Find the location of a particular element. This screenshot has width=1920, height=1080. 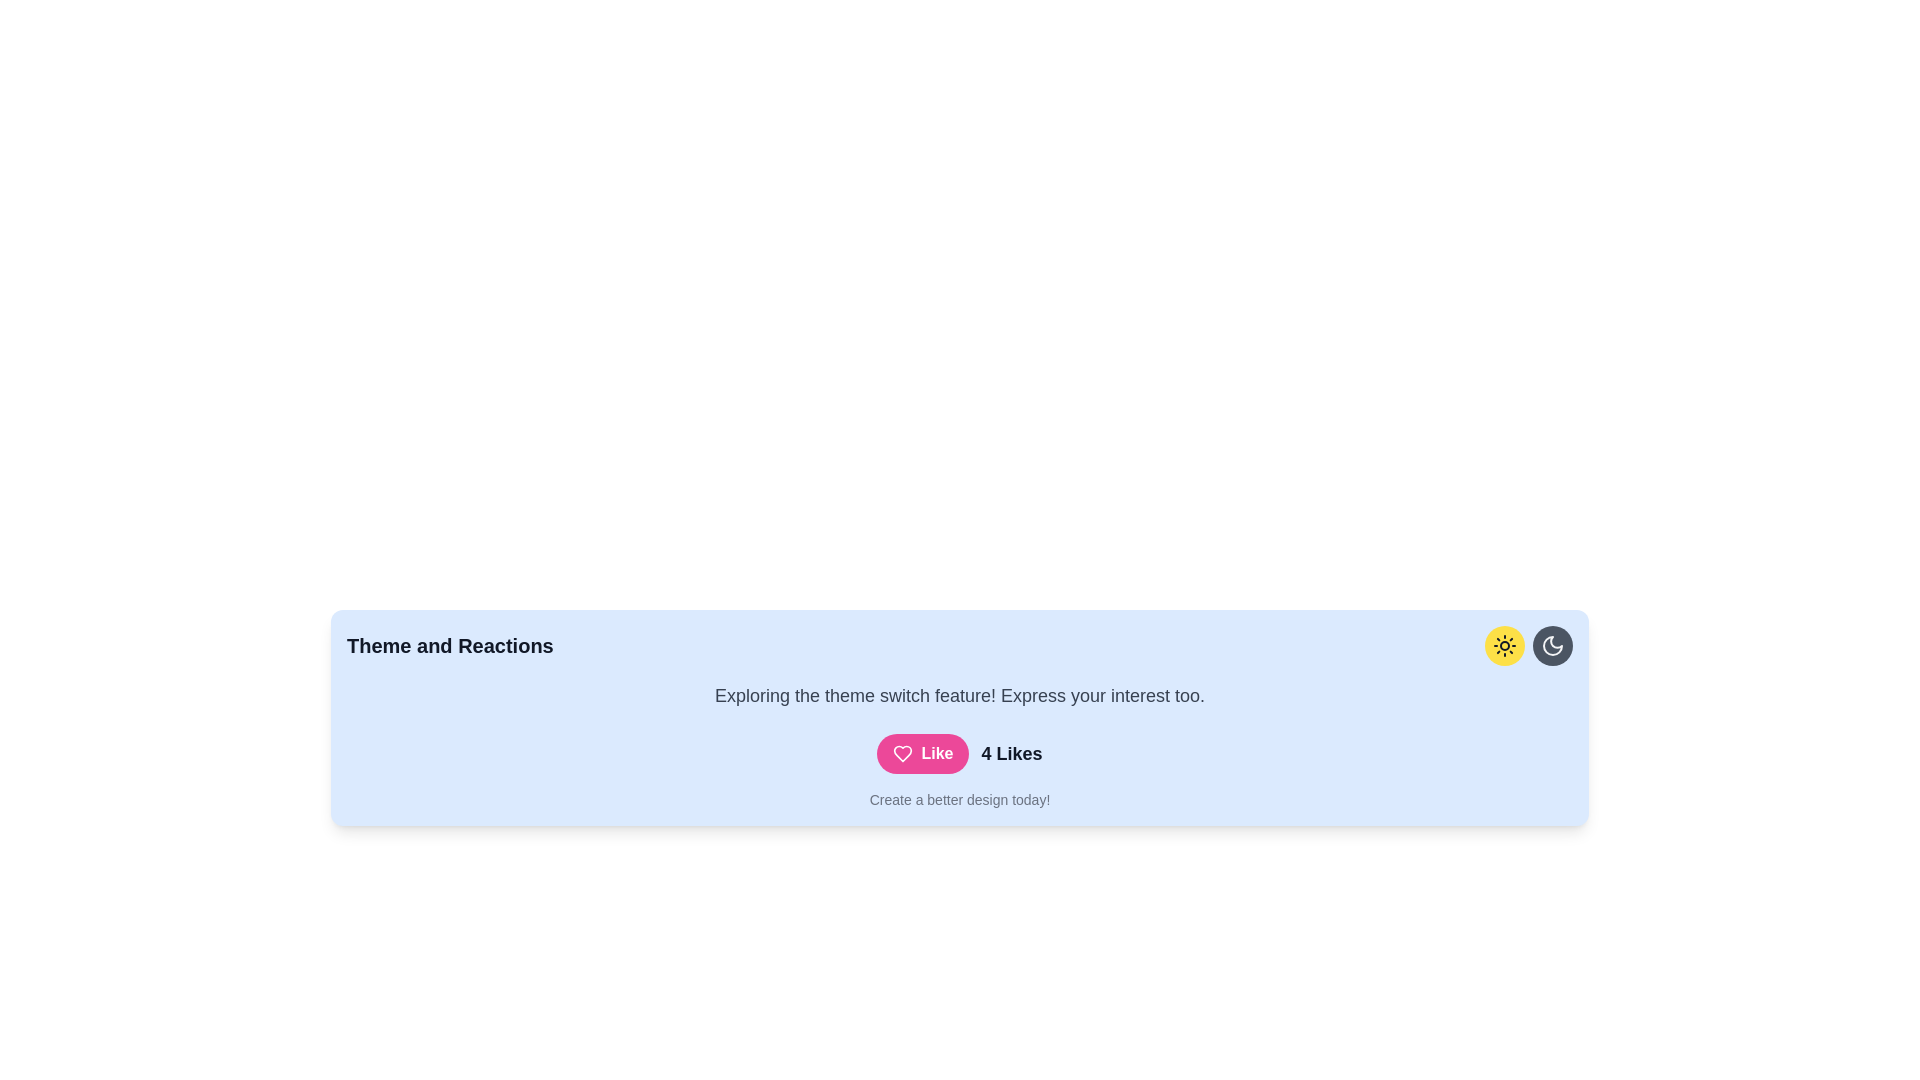

the sun-shaped icon with radiating lines, styled in gray and set within a yellow round button is located at coordinates (1505, 645).